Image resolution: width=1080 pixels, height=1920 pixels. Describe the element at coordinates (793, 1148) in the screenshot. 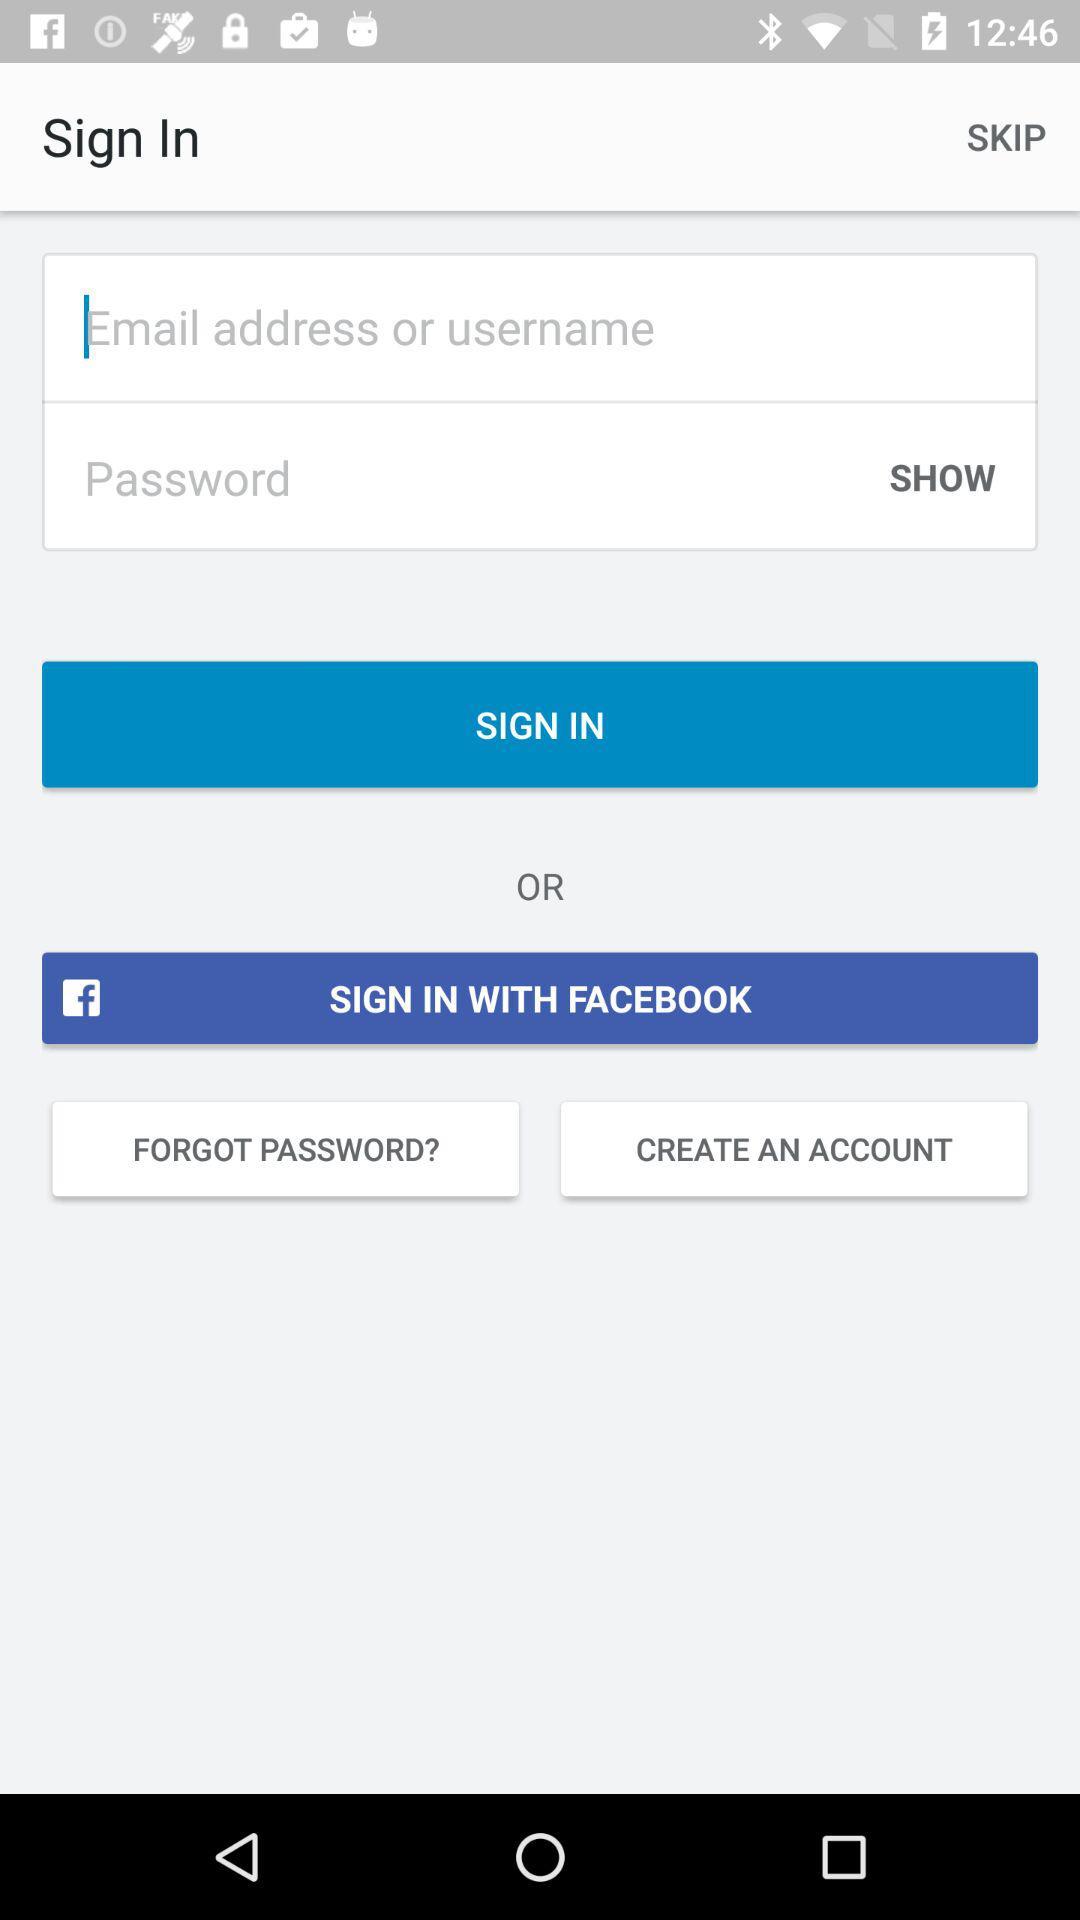

I see `icon to the right of the forgot password? icon` at that location.